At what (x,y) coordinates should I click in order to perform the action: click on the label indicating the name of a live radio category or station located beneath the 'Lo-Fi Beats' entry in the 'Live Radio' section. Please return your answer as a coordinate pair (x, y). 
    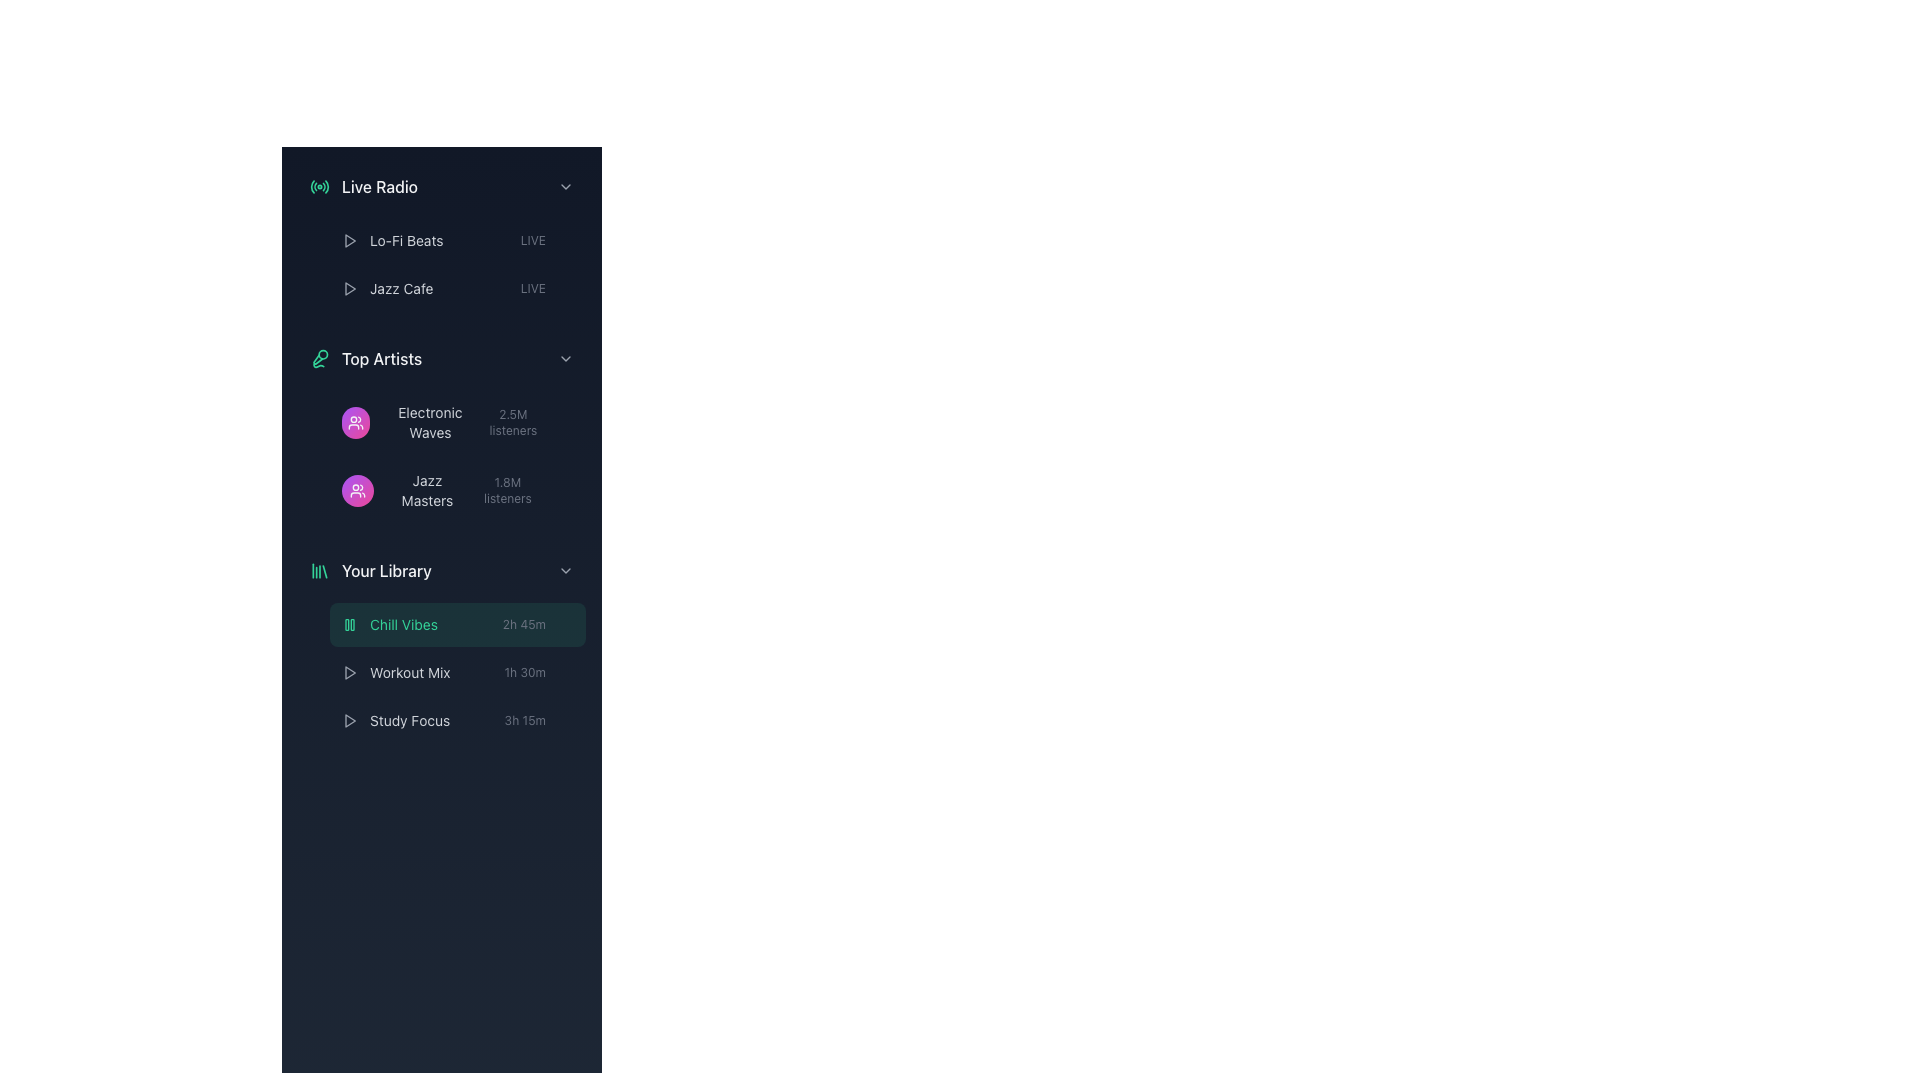
    Looking at the image, I should click on (400, 289).